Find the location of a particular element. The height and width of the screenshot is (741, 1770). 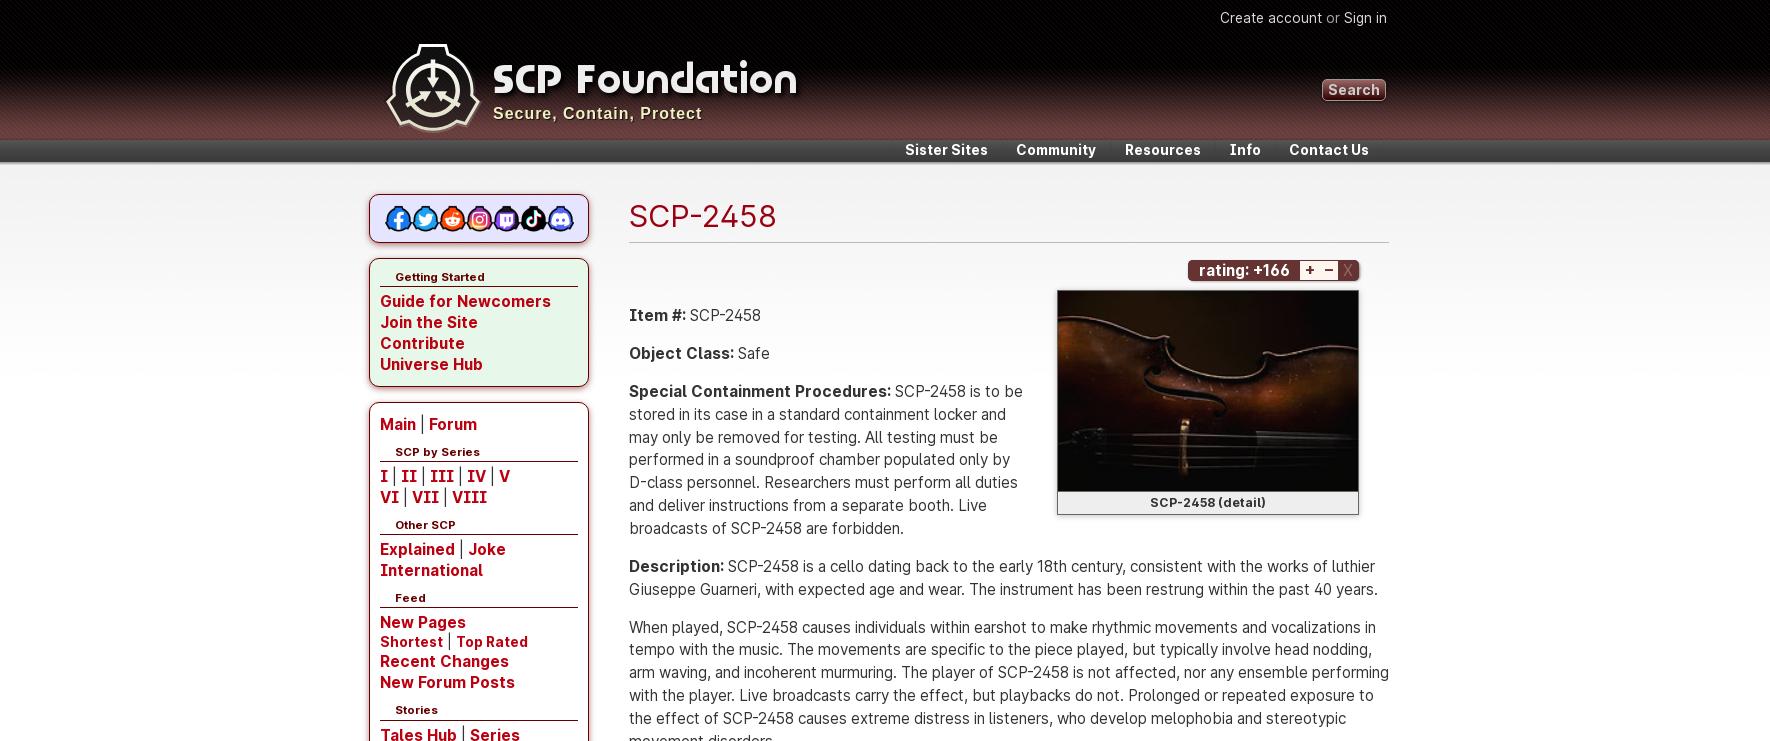

'rating:' is located at coordinates (1224, 269).